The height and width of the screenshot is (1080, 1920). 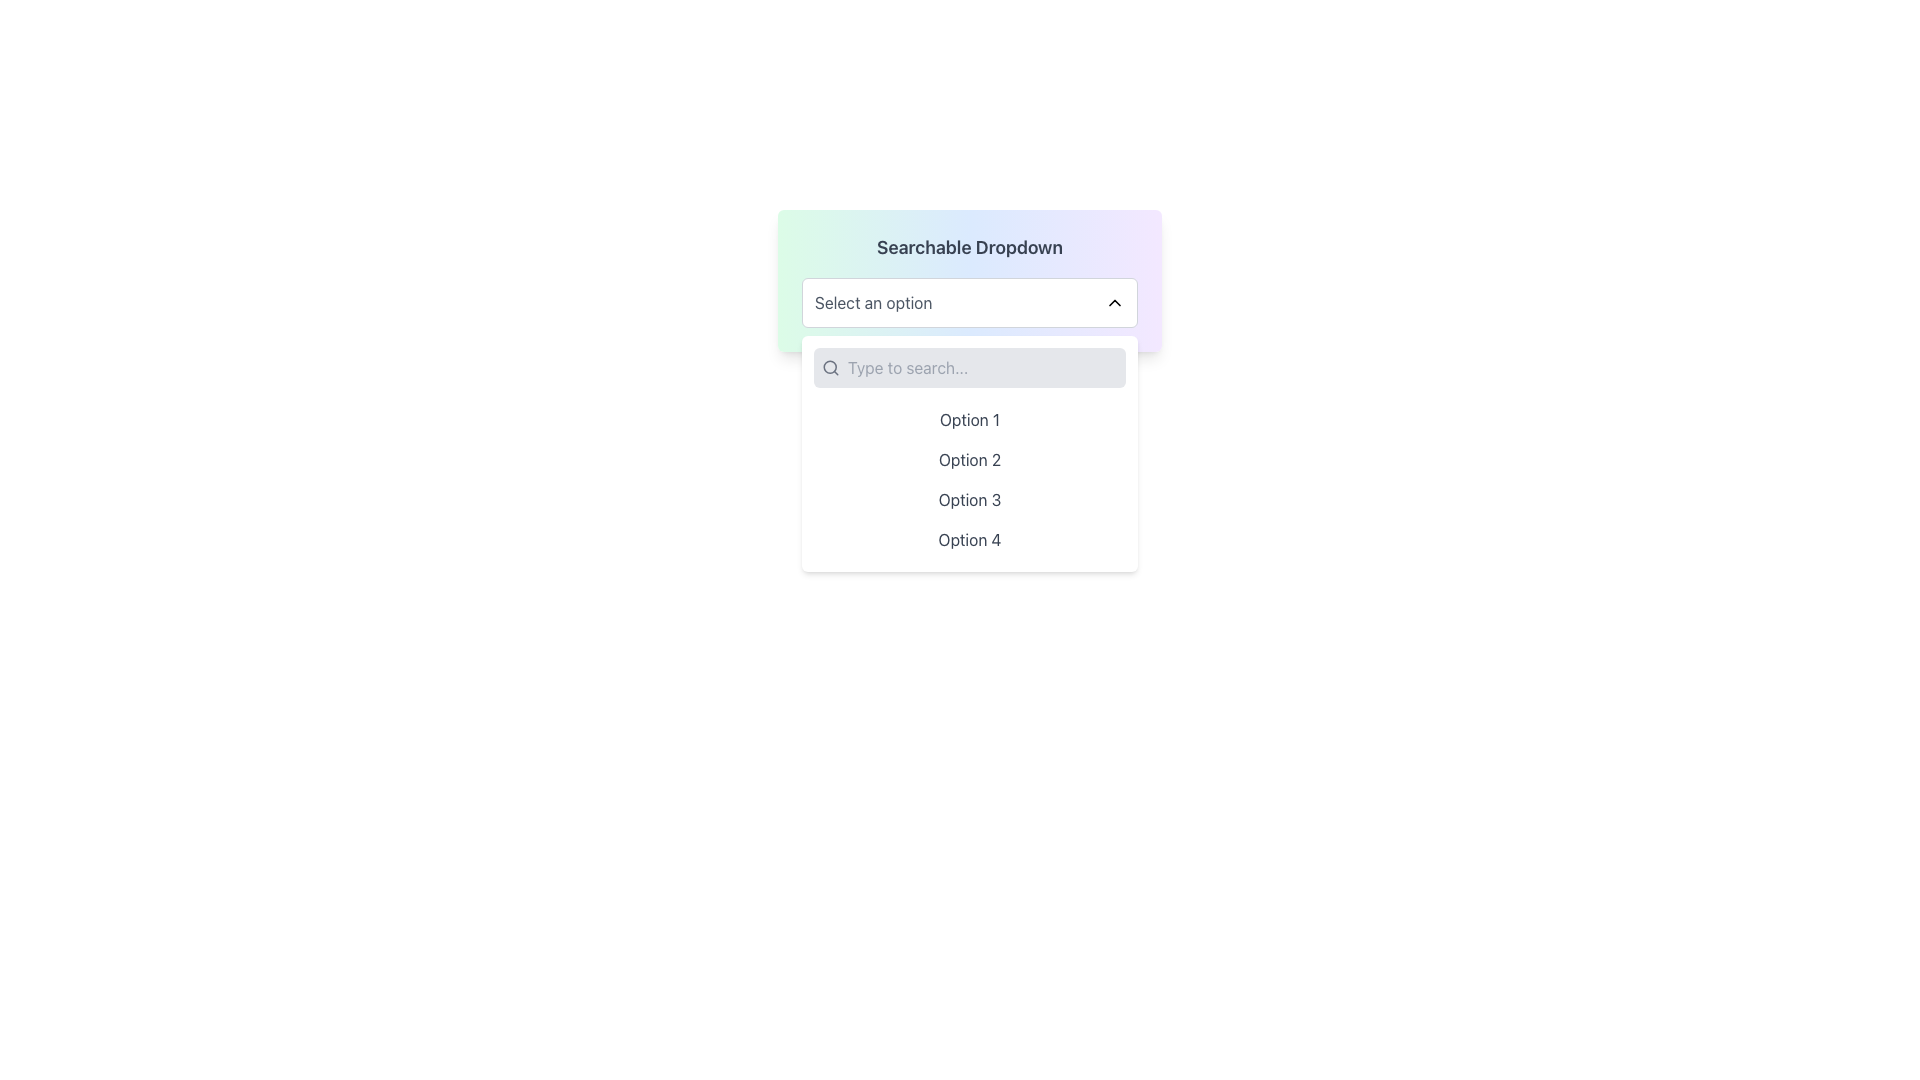 What do you see at coordinates (969, 540) in the screenshot?
I see `the text-based selectable option labeled 'Option 4'` at bounding box center [969, 540].